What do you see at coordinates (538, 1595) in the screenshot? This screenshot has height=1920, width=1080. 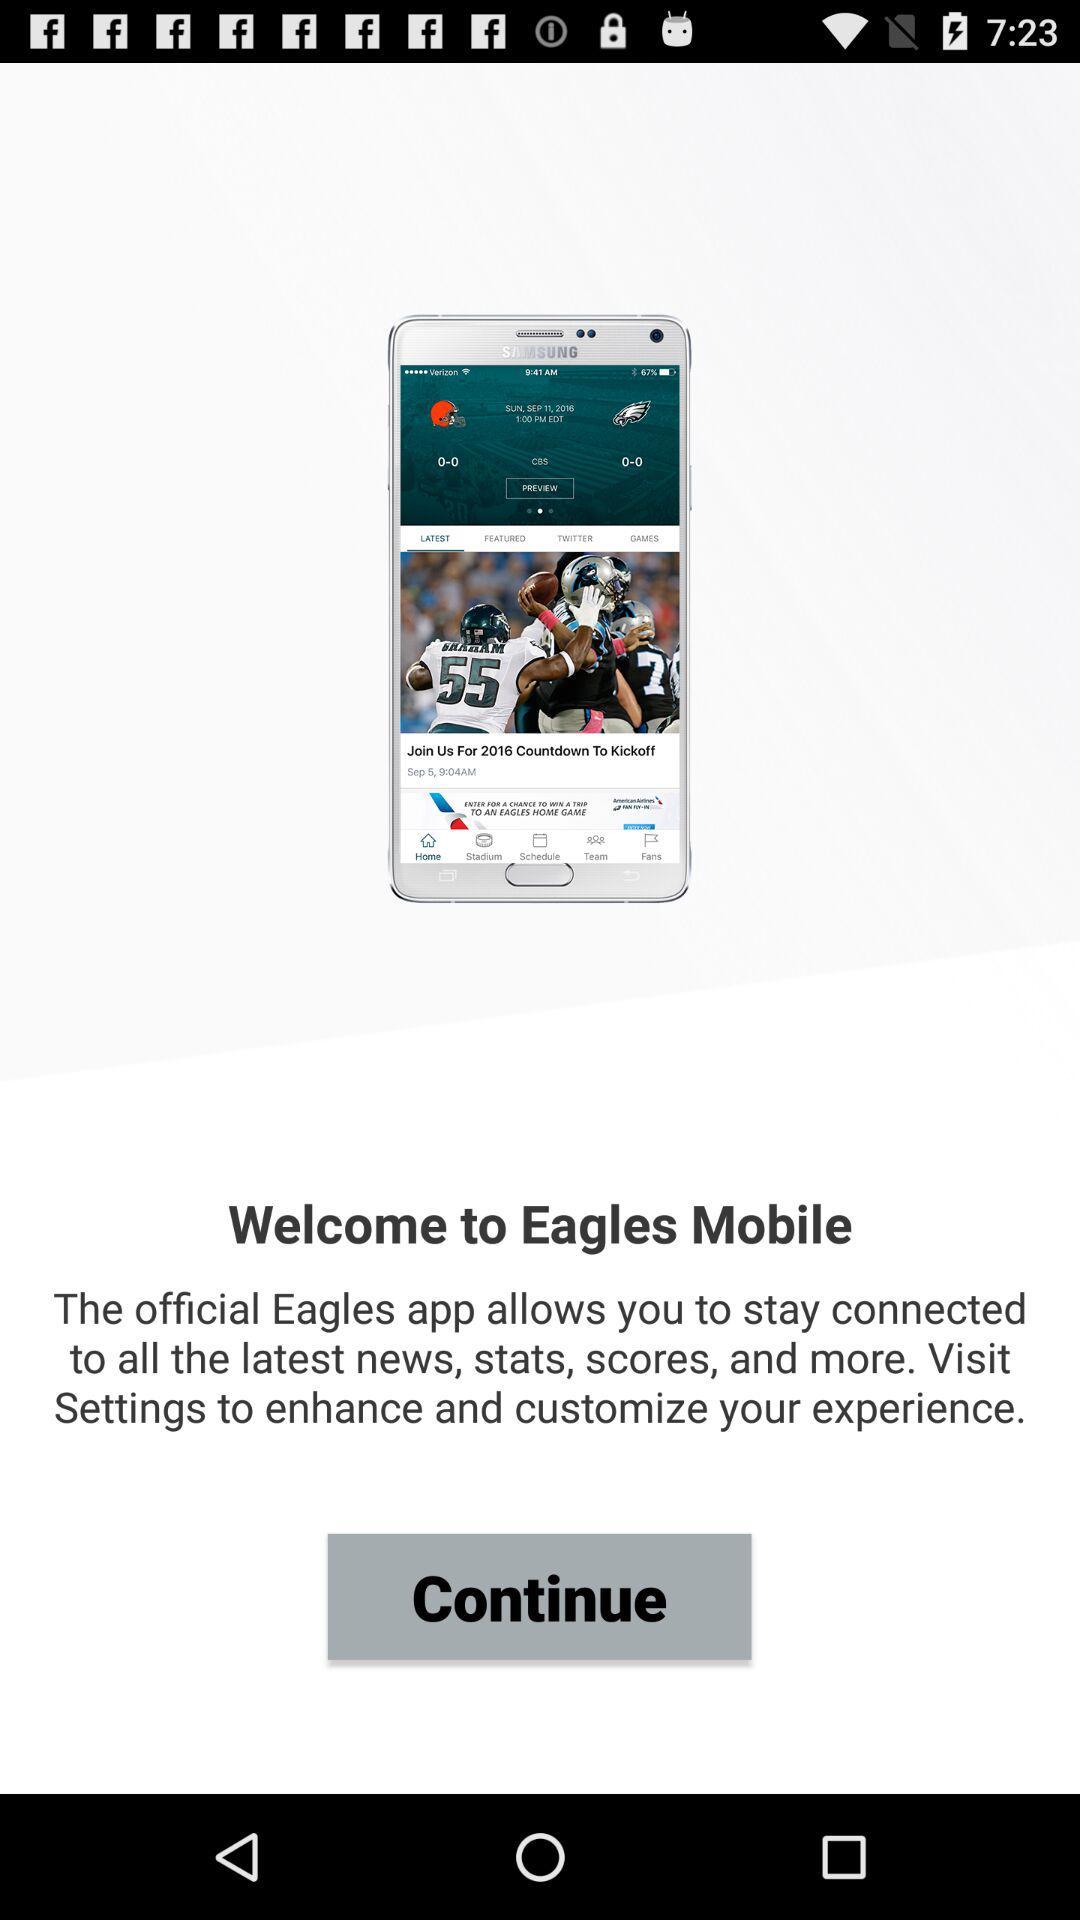 I see `item below the official eagles item` at bounding box center [538, 1595].